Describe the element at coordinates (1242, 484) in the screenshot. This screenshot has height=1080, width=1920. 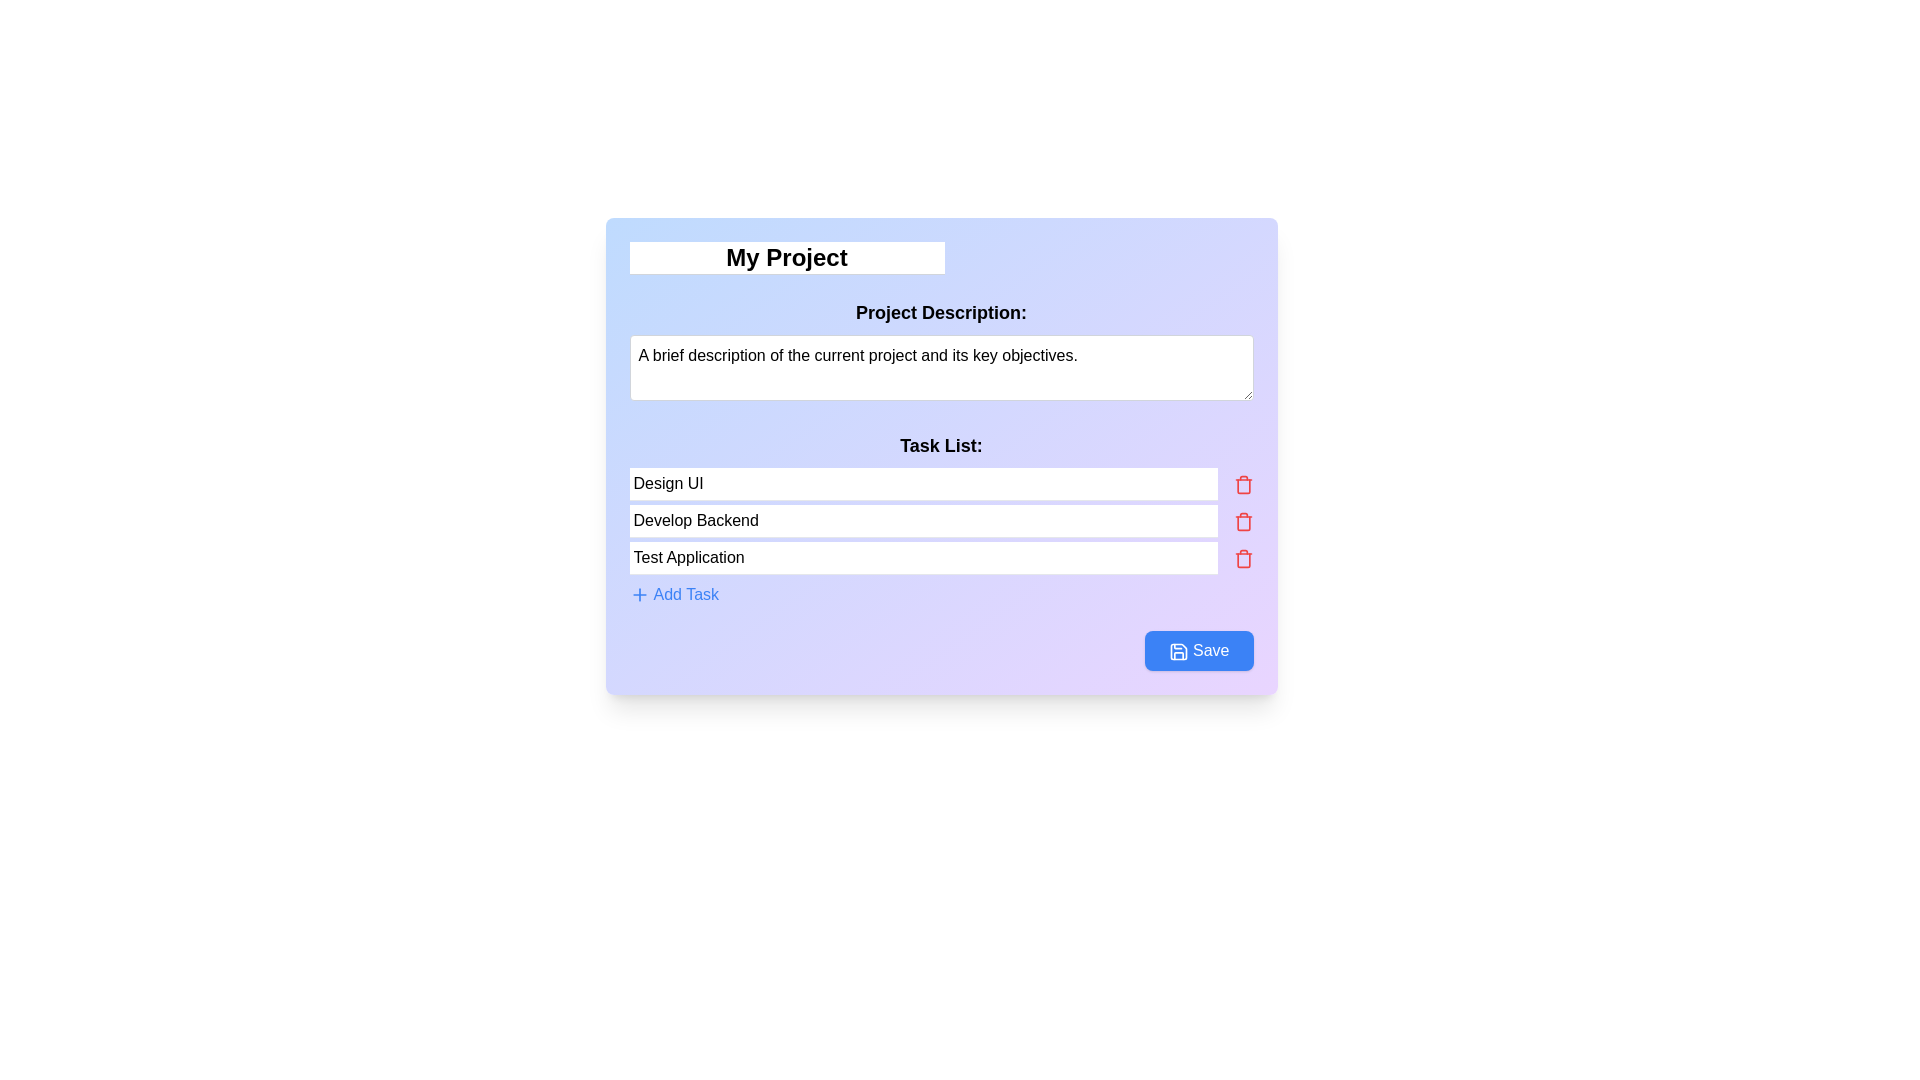
I see `the red trash can-shaped icon located to the right of the 'Design UI' text field` at that location.